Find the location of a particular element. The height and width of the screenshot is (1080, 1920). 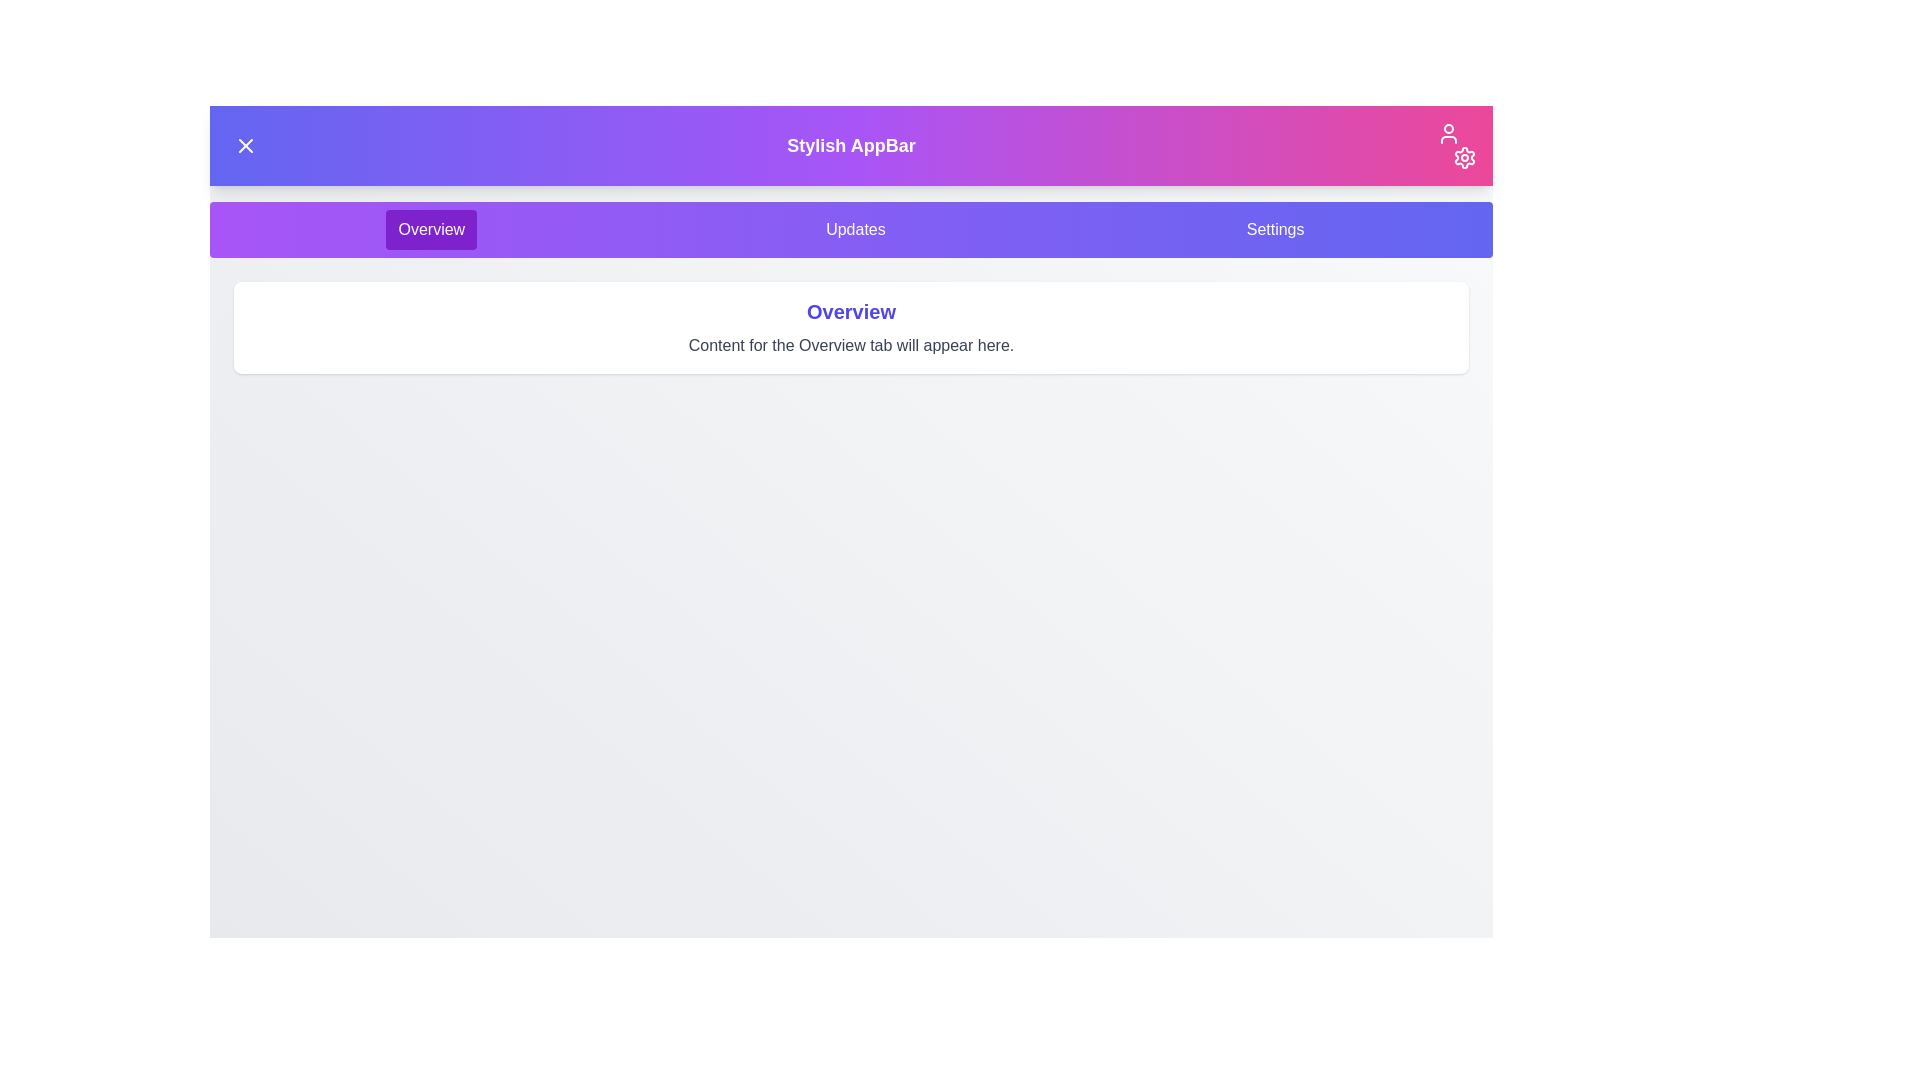

the tab labeled Overview to observe its associated gradient and content is located at coordinates (430, 229).